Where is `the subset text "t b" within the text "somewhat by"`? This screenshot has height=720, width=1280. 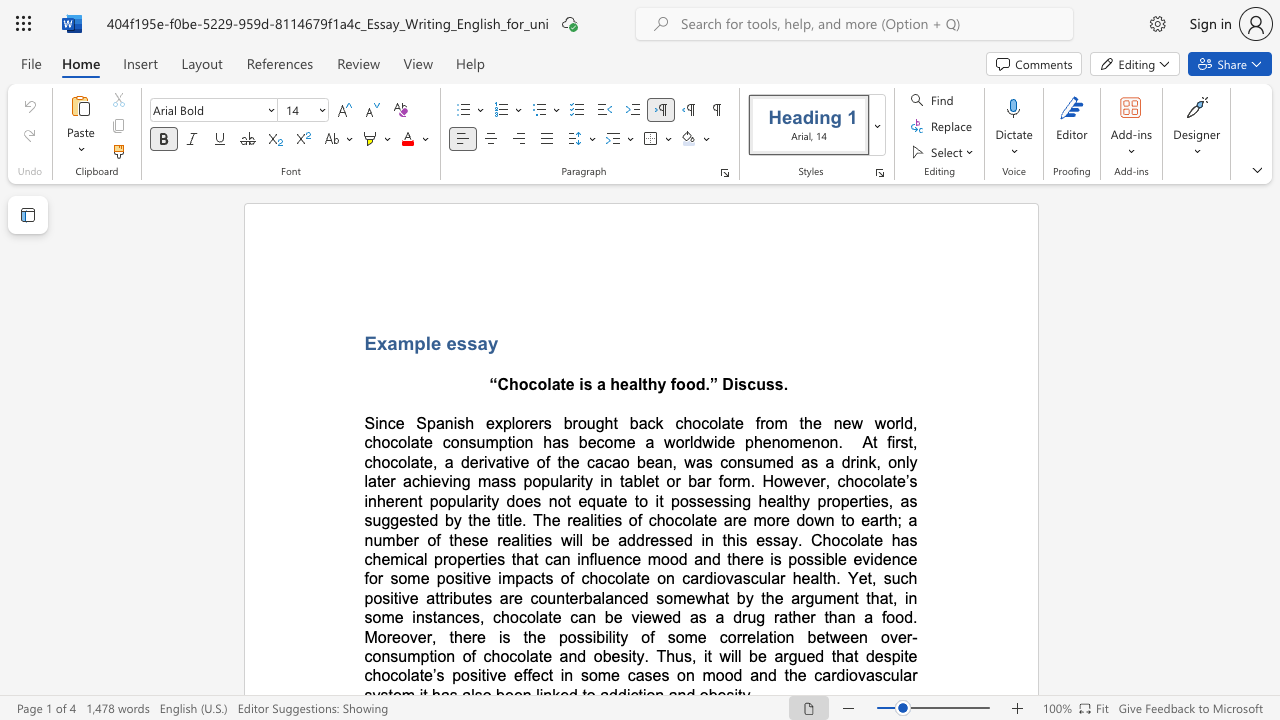
the subset text "t b" within the text "somewhat by" is located at coordinates (723, 597).